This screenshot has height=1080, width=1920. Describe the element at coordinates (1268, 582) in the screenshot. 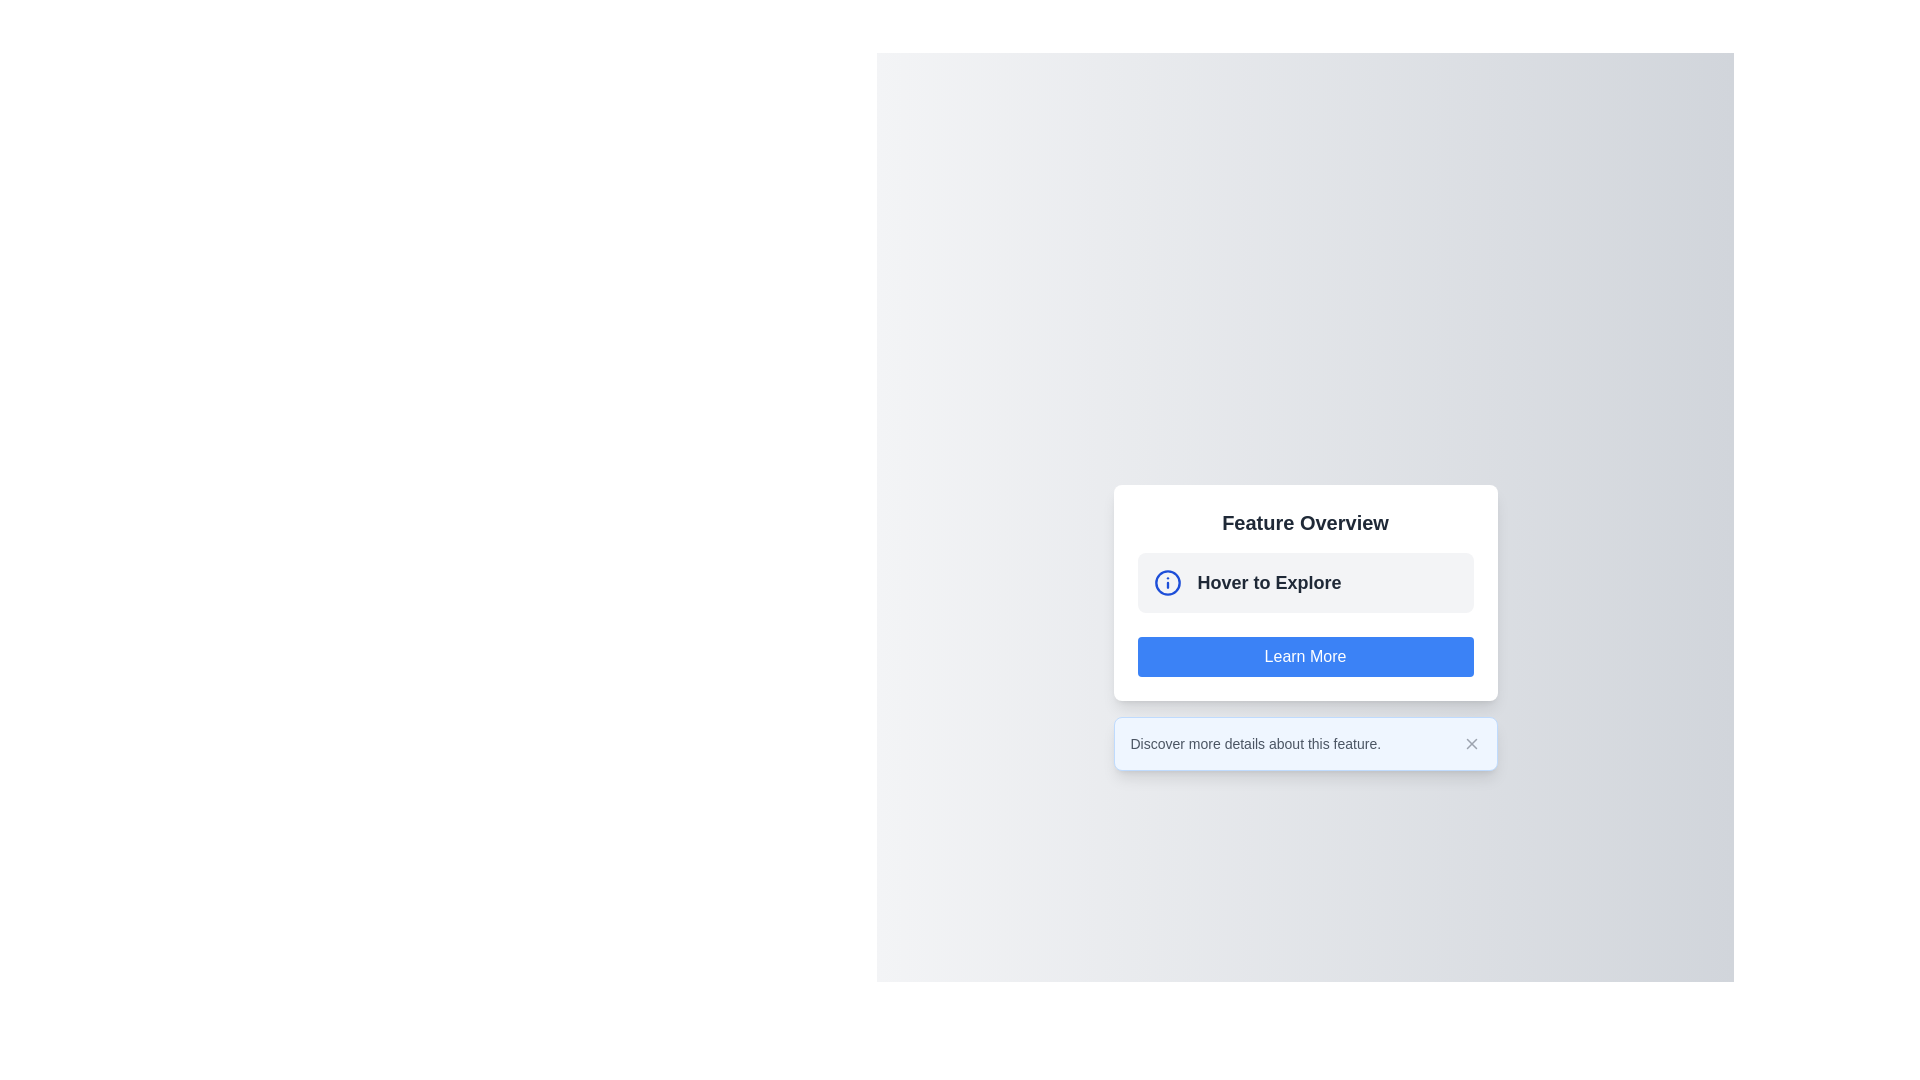

I see `the bold static text 'Hover` at that location.